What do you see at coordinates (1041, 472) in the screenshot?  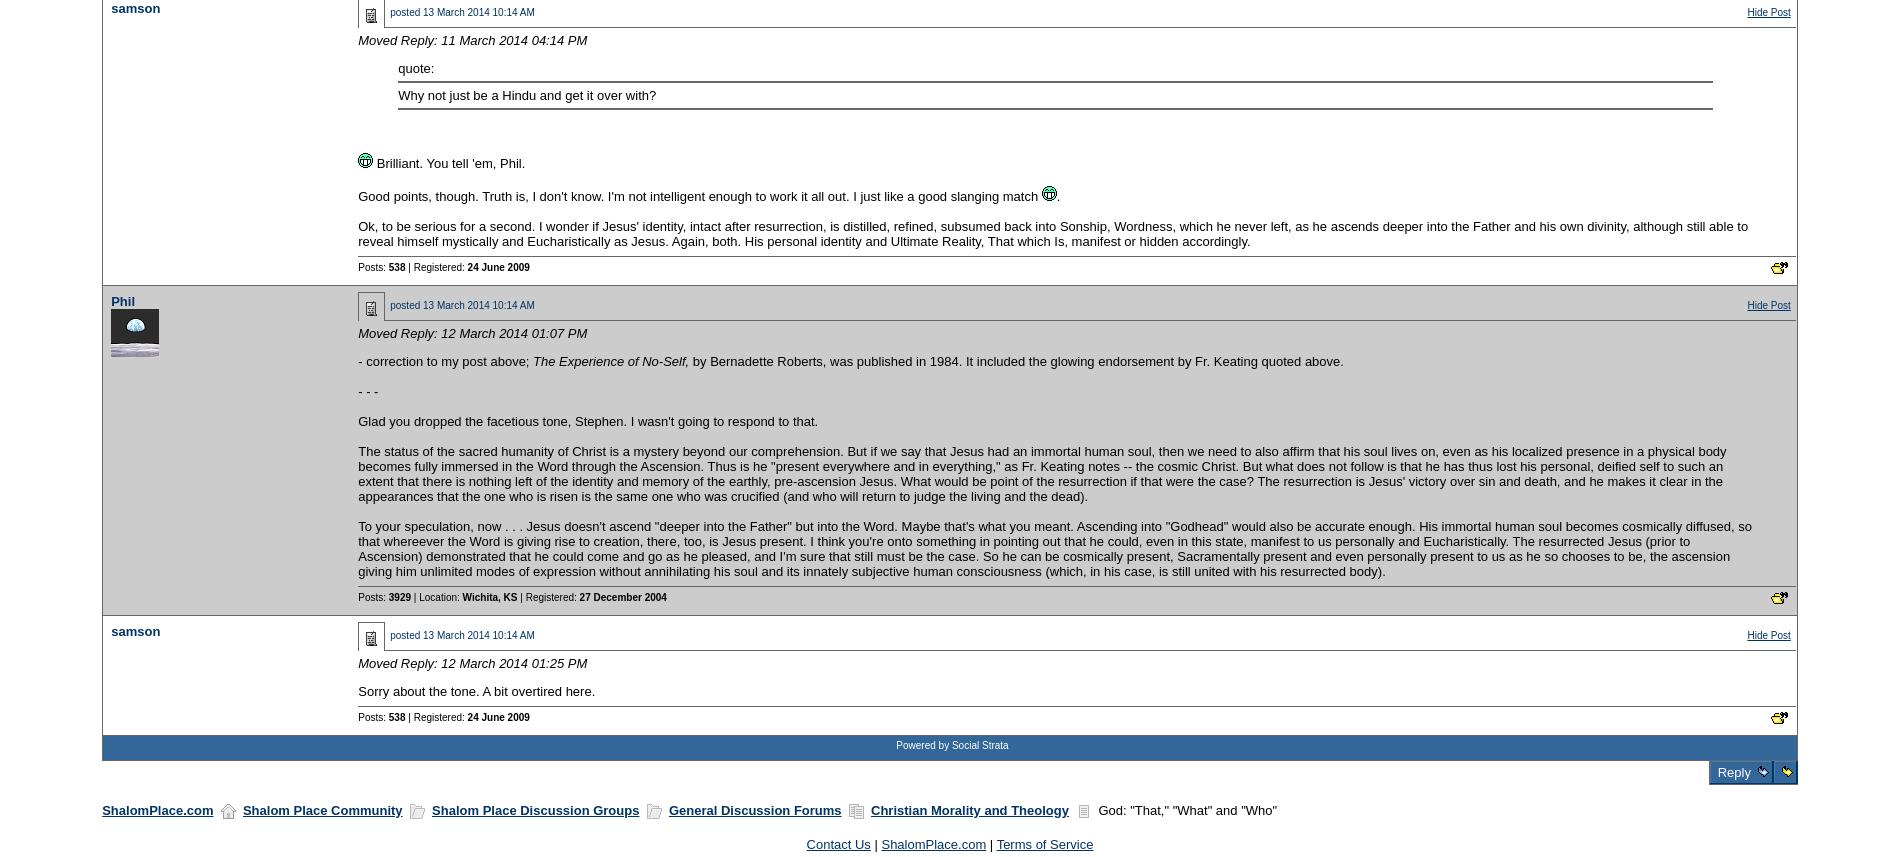 I see `'The status of the sacred humanity of Christ is a mystery beyond our comprehension. But if we say that Jesus had an immortal human soul, then we need to also affirm that his soul lives on, even as his localized presence in a physical body becomes fully immersed in the Word through the Ascension. Thus is he "present everywhere and in everything," as Fr. Keating notes -- the cosmic Christ. But what does not follow is that he has thus lost his personal, deified self to such an extent that there is nothing left of the identity and memory of the earthly, pre-ascension Jesus. What would be point of the resurrection if that were the case? The resurrection is Jesus' victory over sin and death, and he makes it clear in the appearances that the one who is risen is the same one who was crucified (and who will return to judge the living and the dead).'` at bounding box center [1041, 472].